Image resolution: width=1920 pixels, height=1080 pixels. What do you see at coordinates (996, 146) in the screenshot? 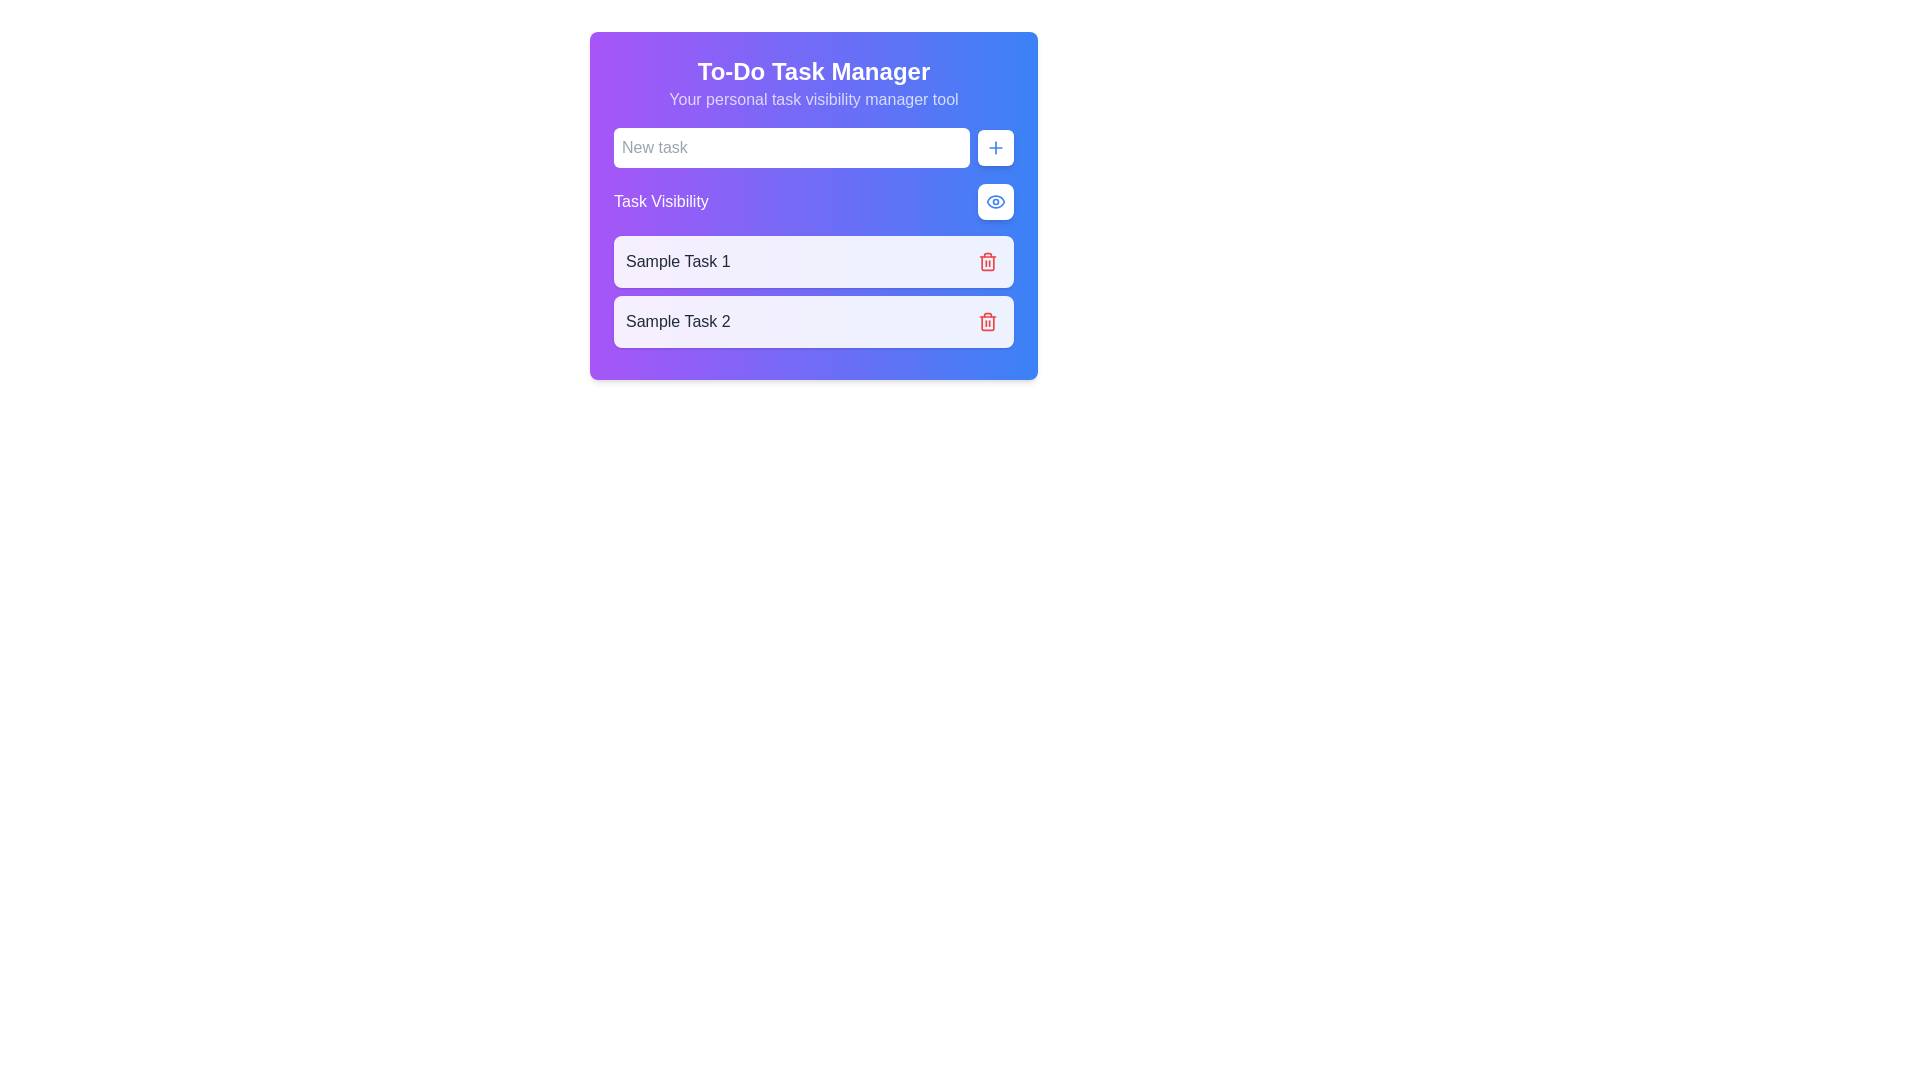
I see `the add or create icon located in the top-right corner of the 'New task' input field` at bounding box center [996, 146].